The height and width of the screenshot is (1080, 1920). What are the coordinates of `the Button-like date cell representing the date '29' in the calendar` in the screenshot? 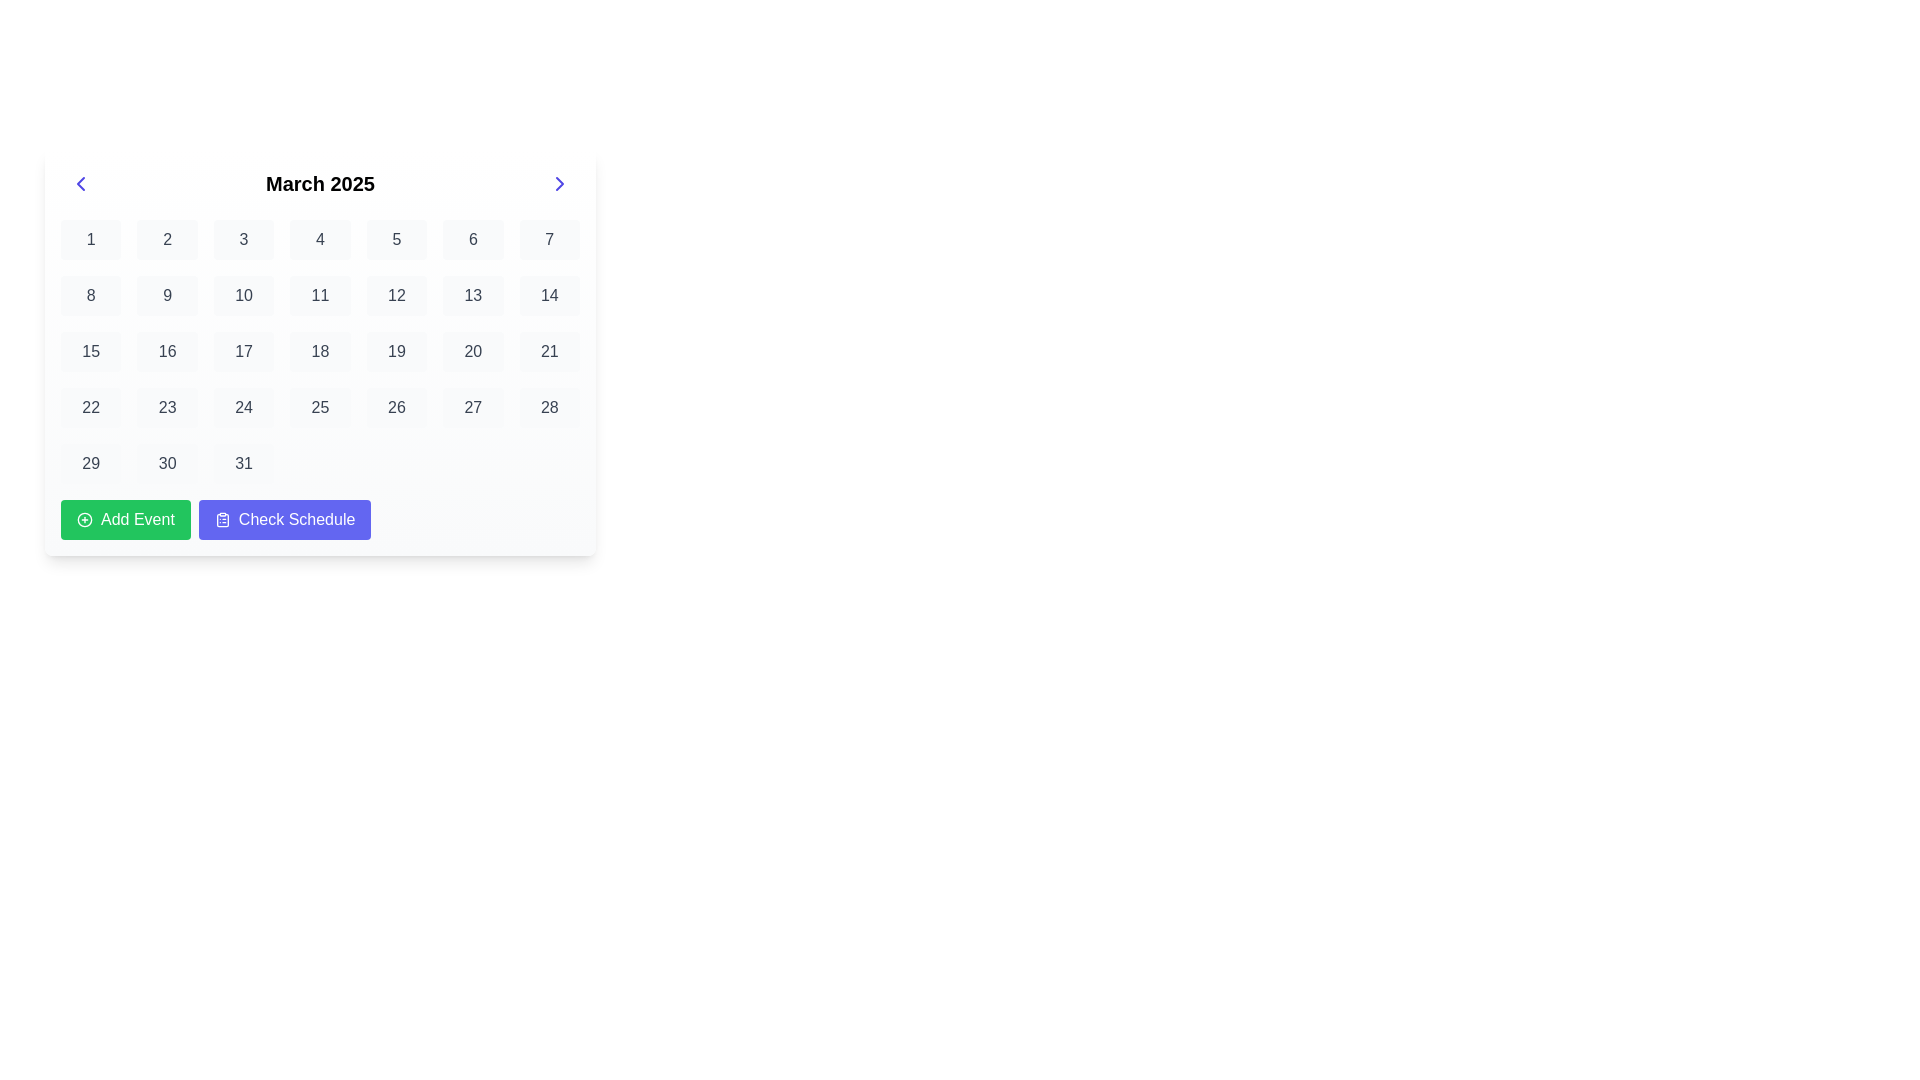 It's located at (90, 463).